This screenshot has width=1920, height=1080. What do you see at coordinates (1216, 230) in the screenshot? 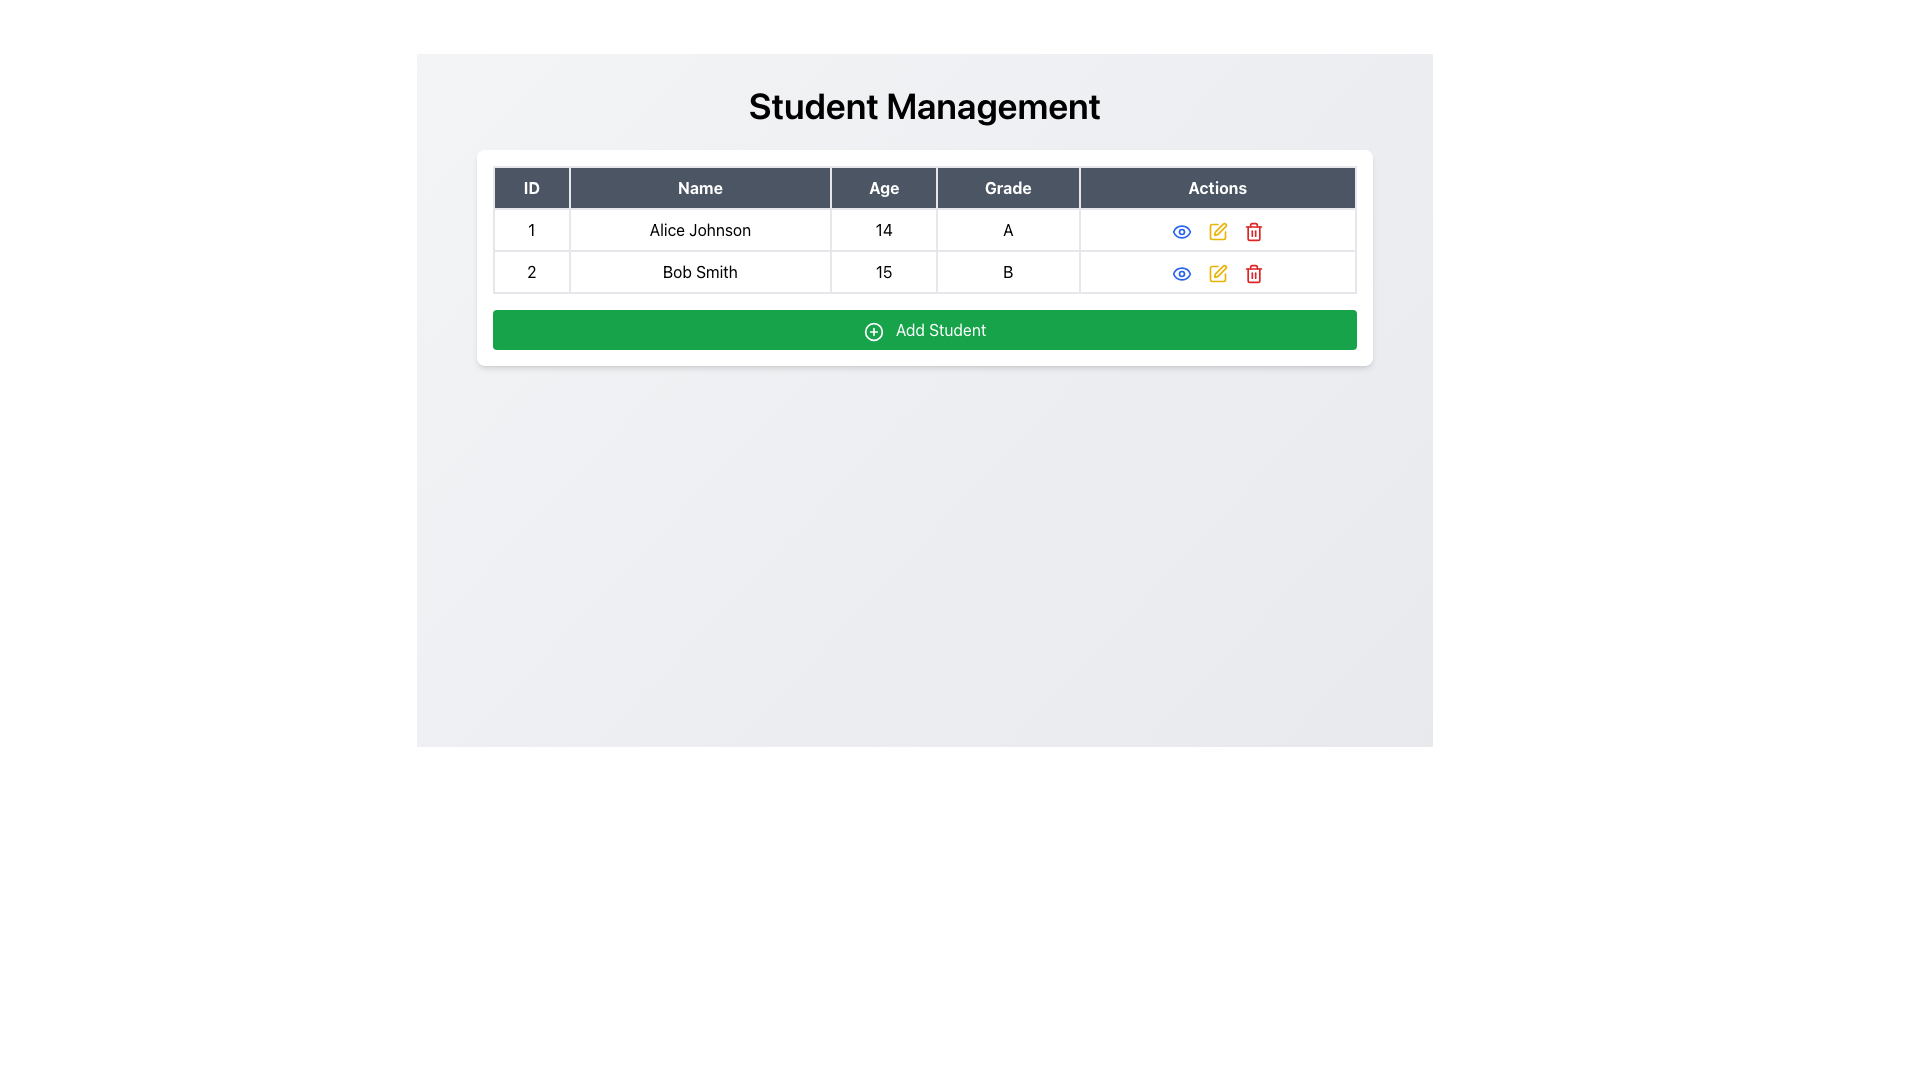
I see `the yellow pencil icon button in the second row of the 'Actions' column` at bounding box center [1216, 230].